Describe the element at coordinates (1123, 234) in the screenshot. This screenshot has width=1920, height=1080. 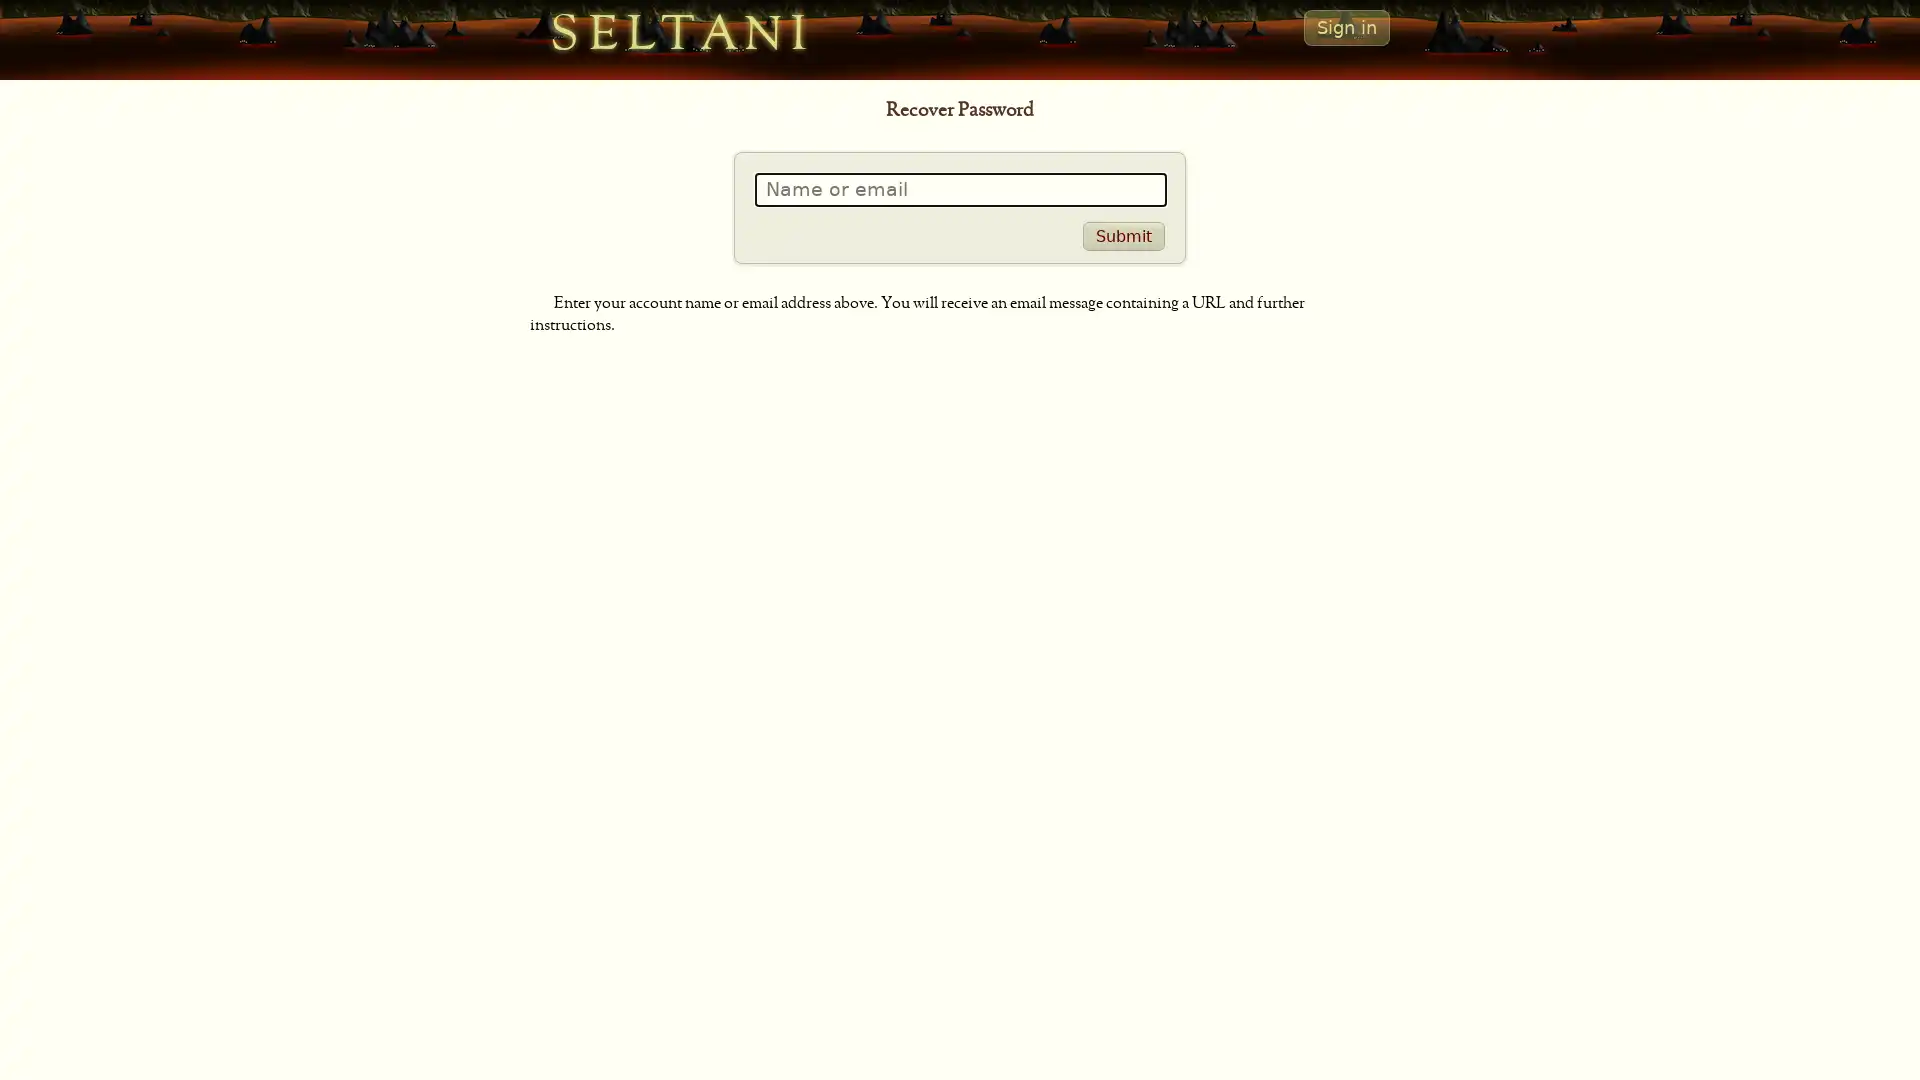
I see `Submit` at that location.